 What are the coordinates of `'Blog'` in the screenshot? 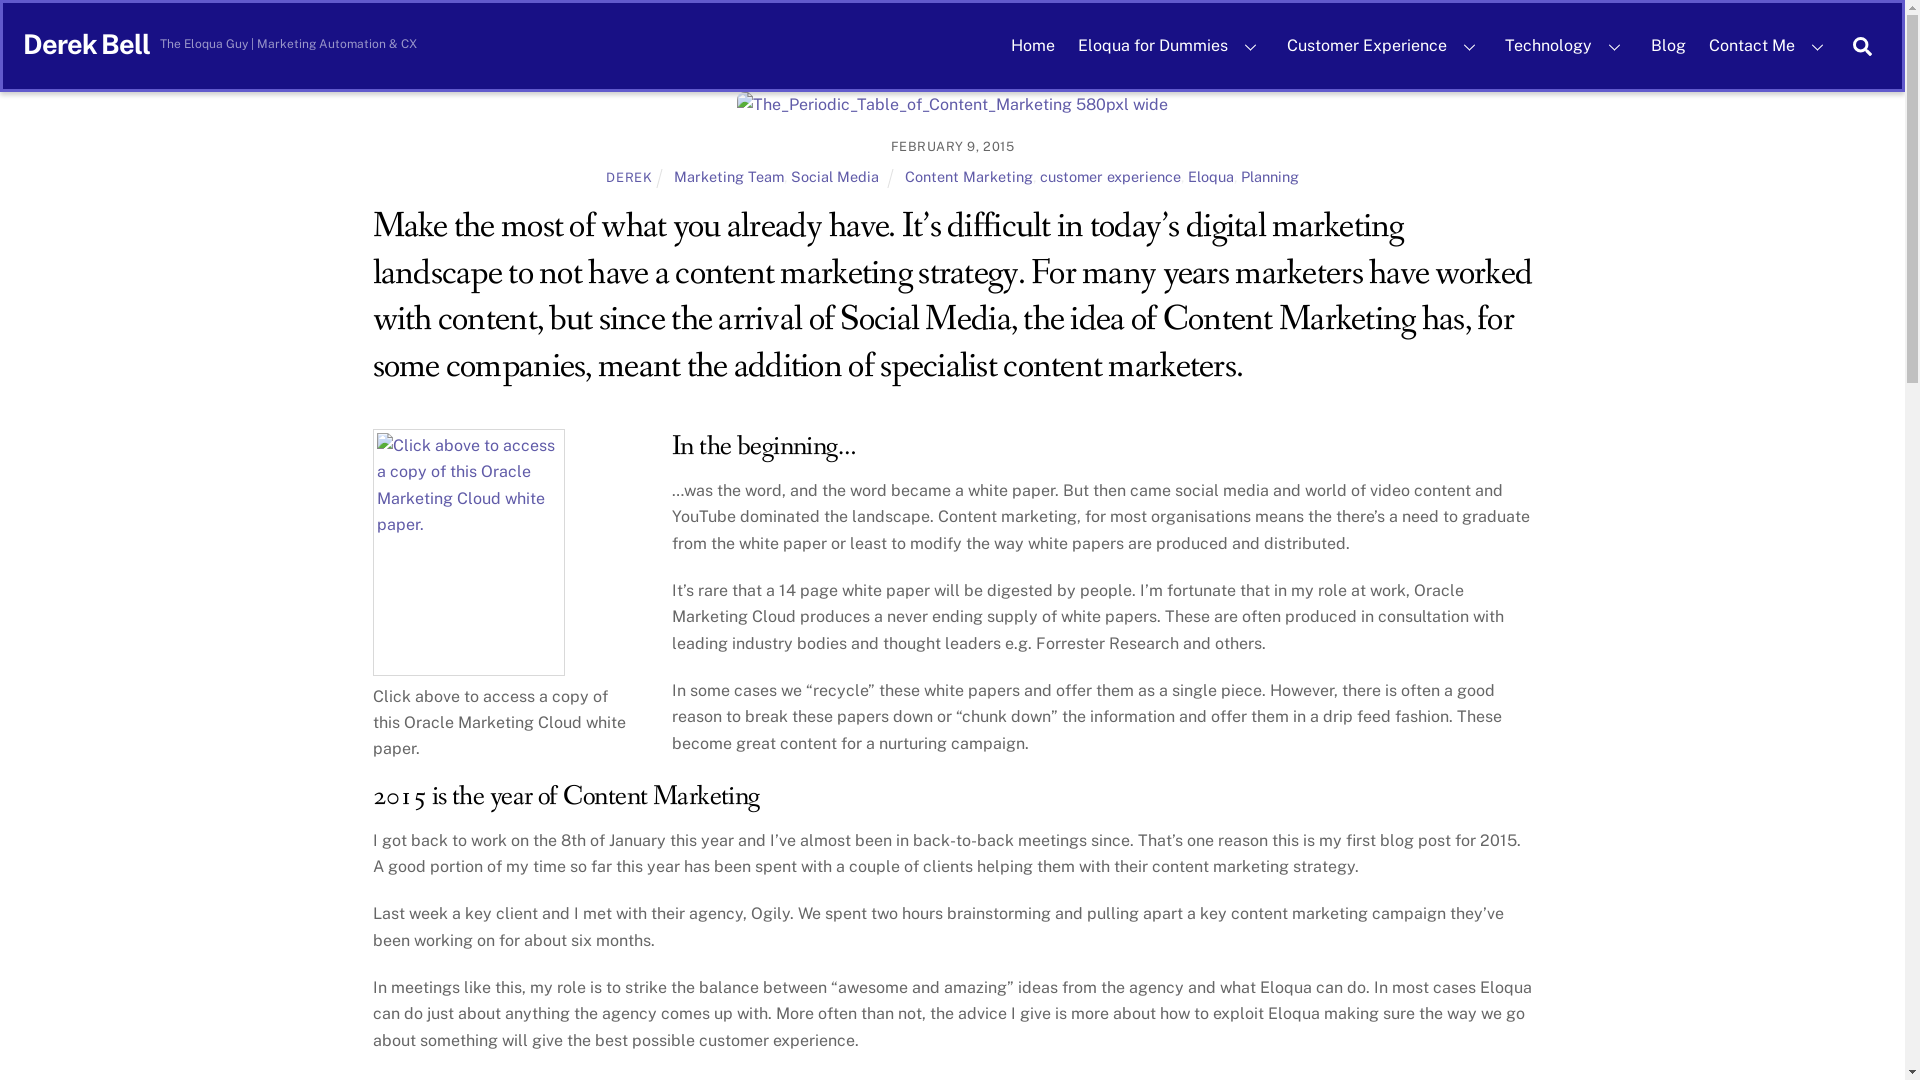 It's located at (1641, 45).